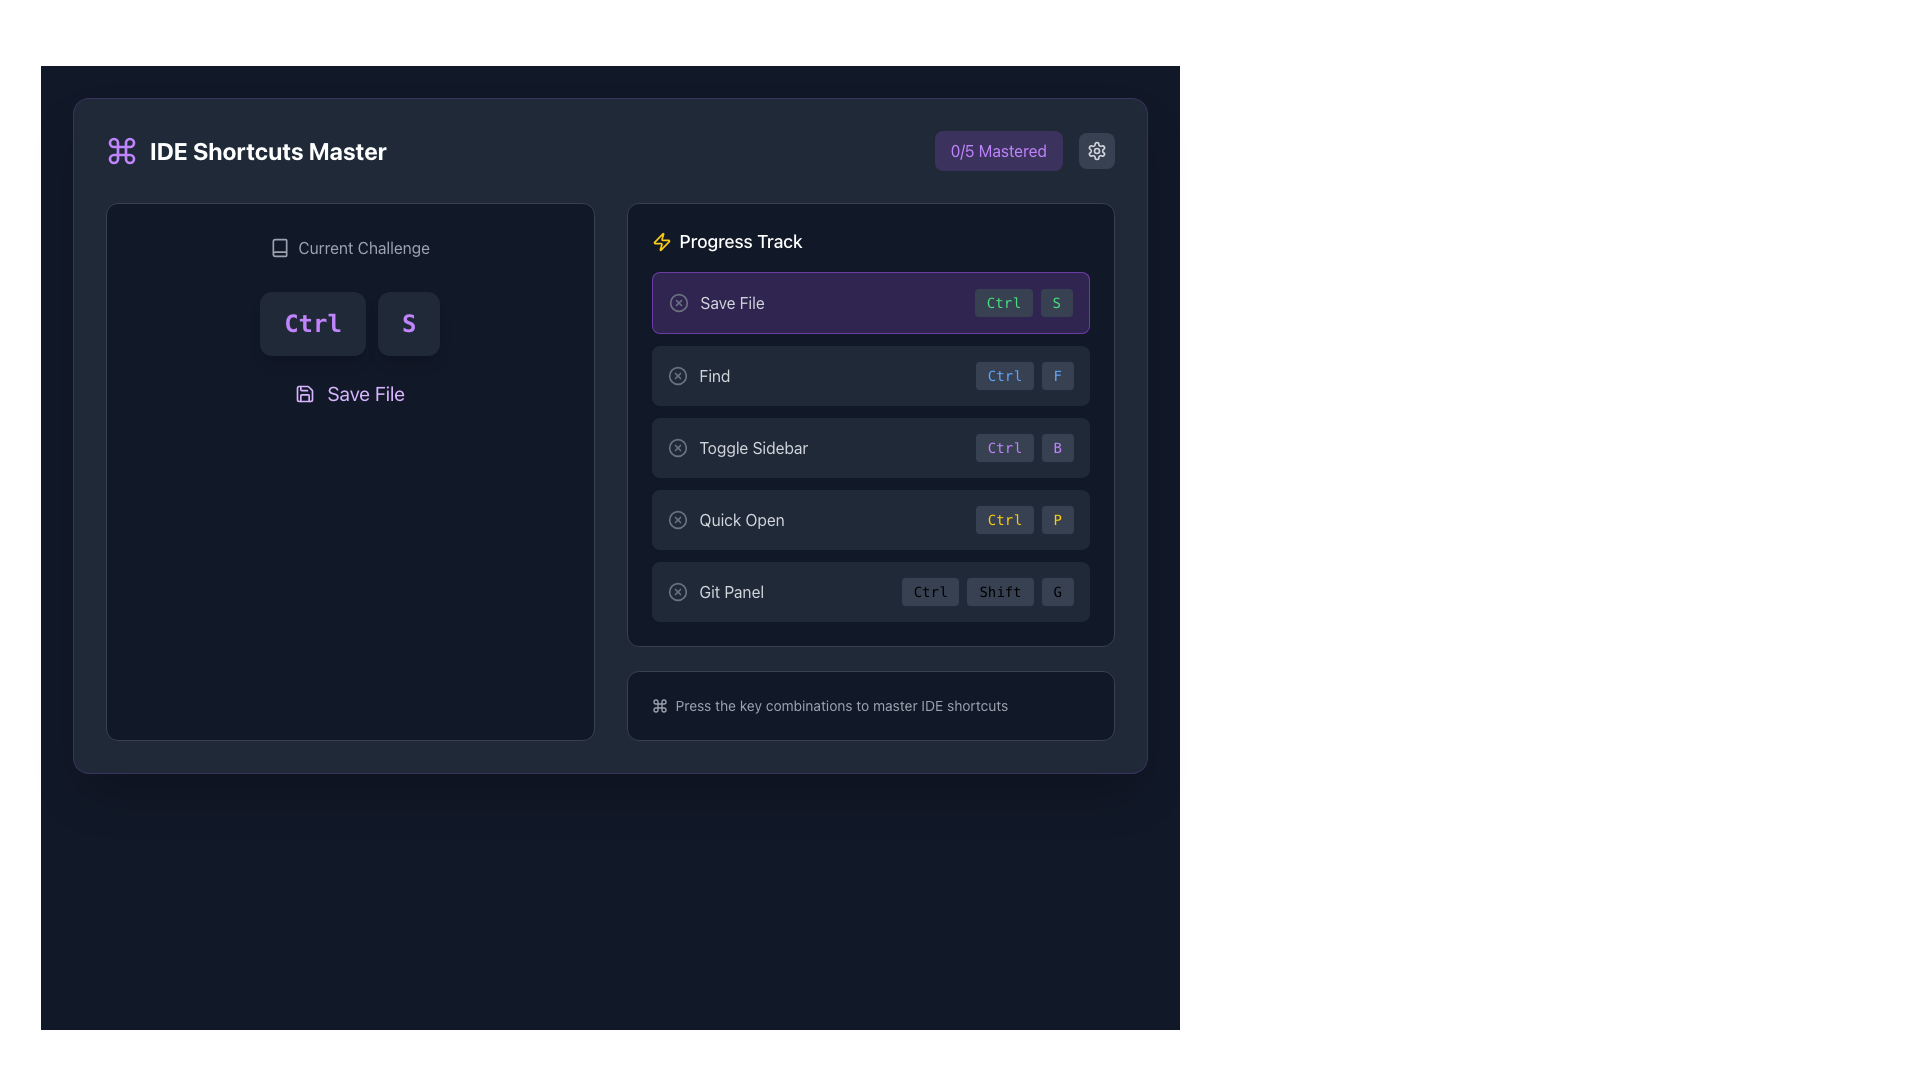  I want to click on the 'S' button that represents the 'S' key for the 'Ctrl + S' keyboard shortcut, located to the immediate right of the 'Ctrl' button in the 'Current Challenge' section, so click(408, 323).